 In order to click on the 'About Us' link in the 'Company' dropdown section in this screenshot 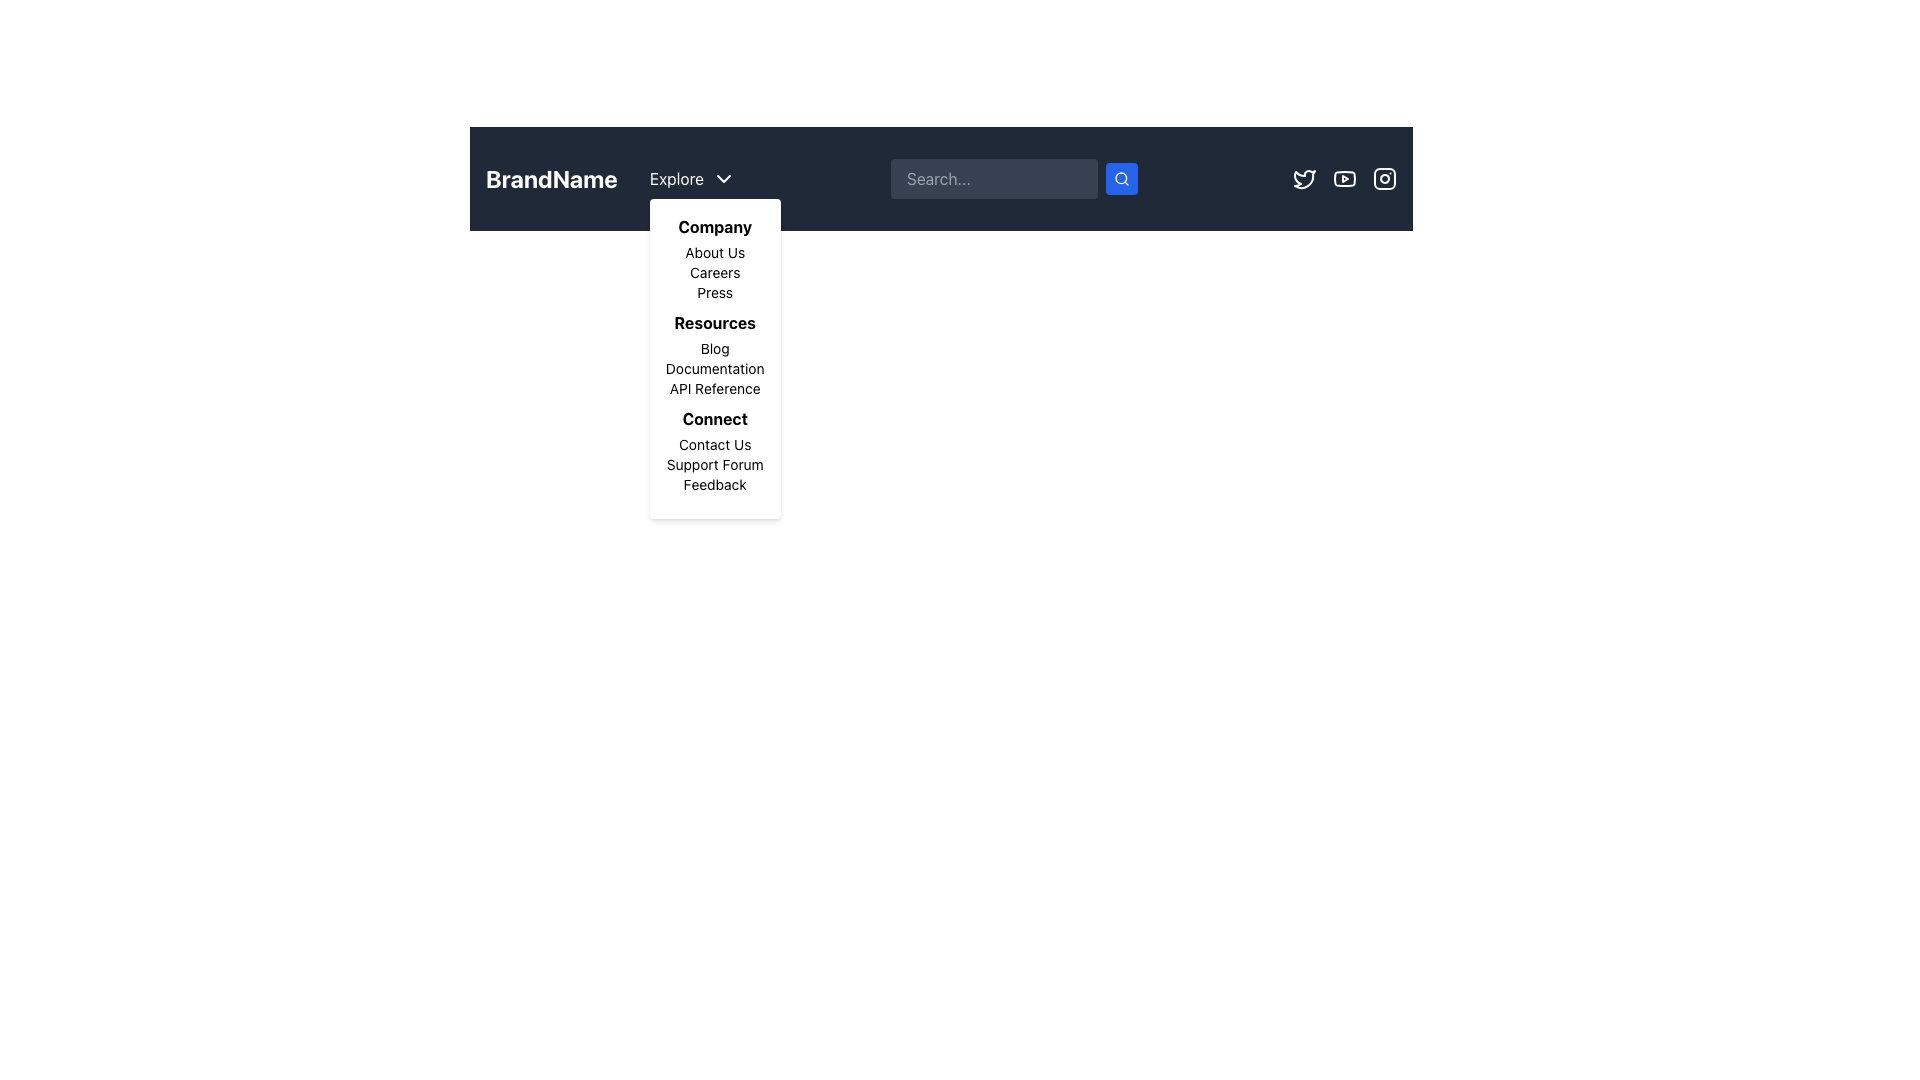, I will do `click(715, 257)`.